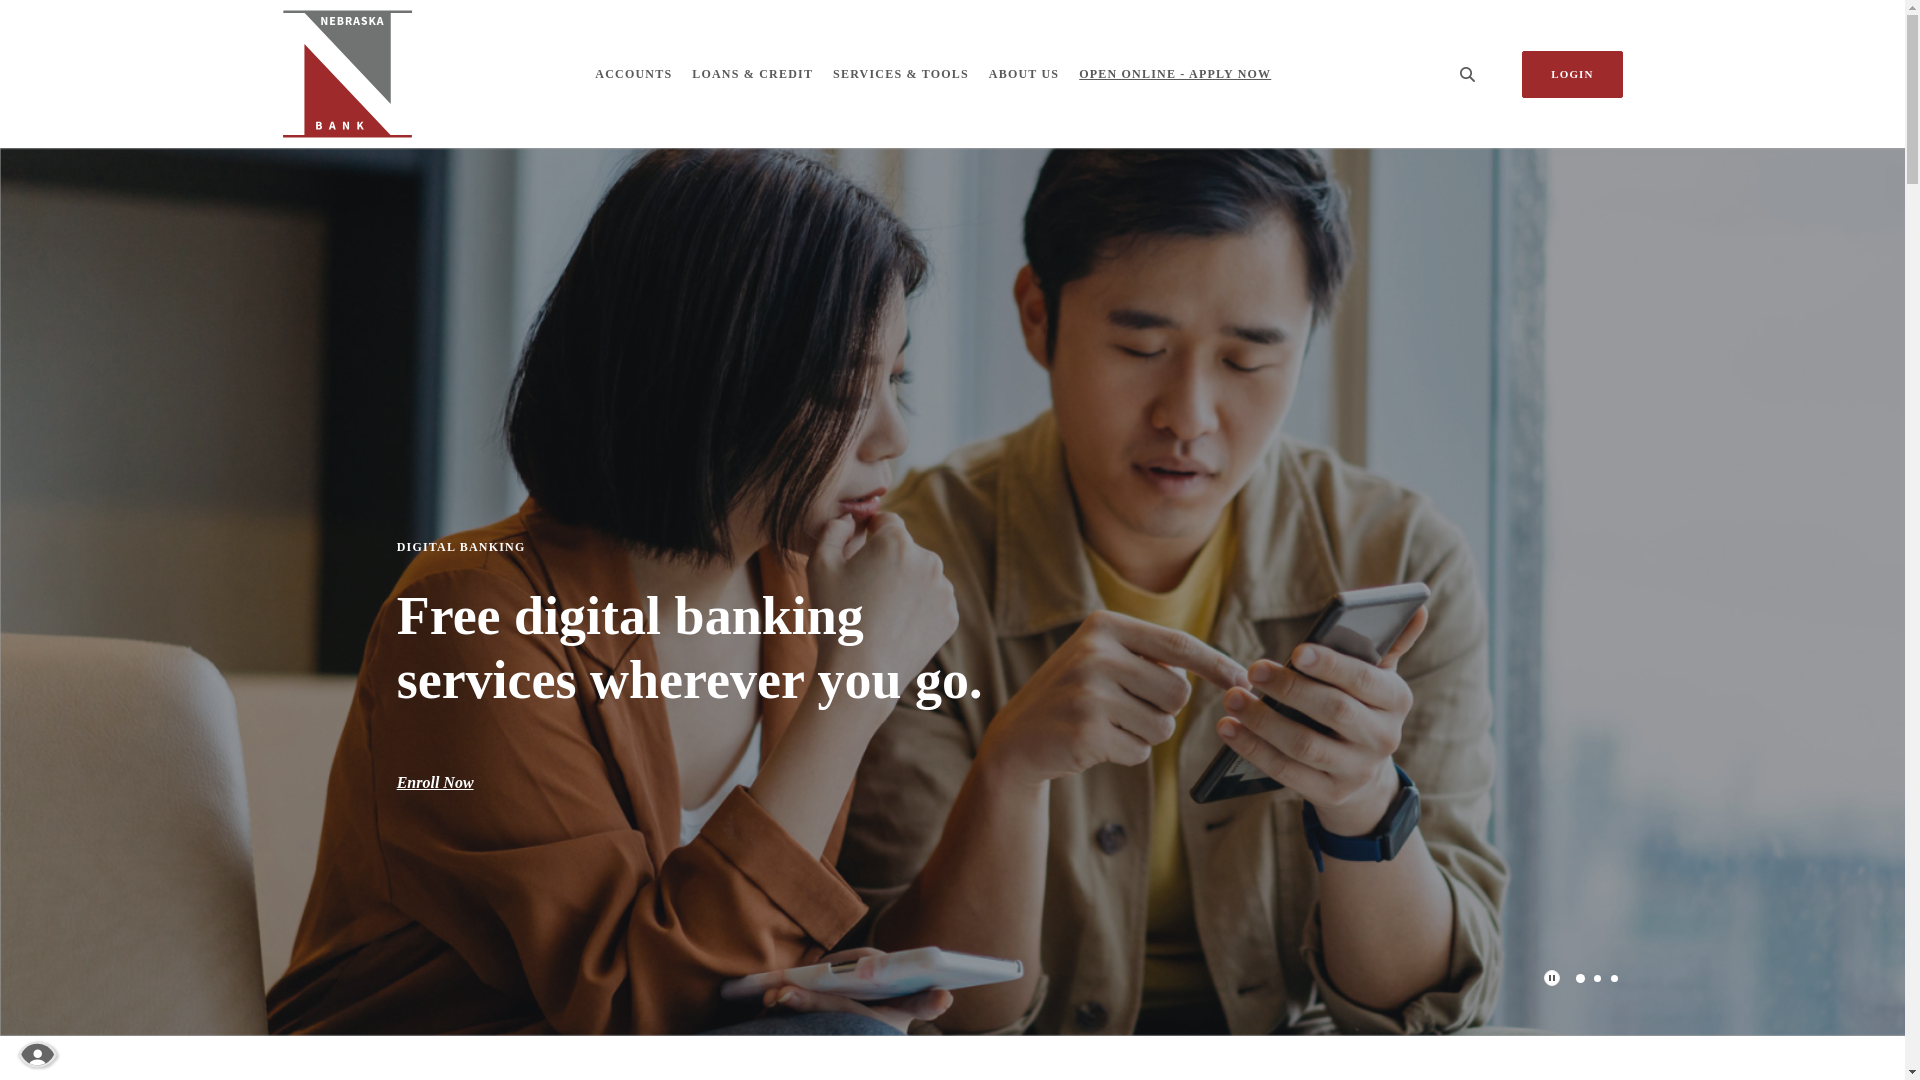 The height and width of the screenshot is (1080, 1920). I want to click on '3', so click(1613, 977).